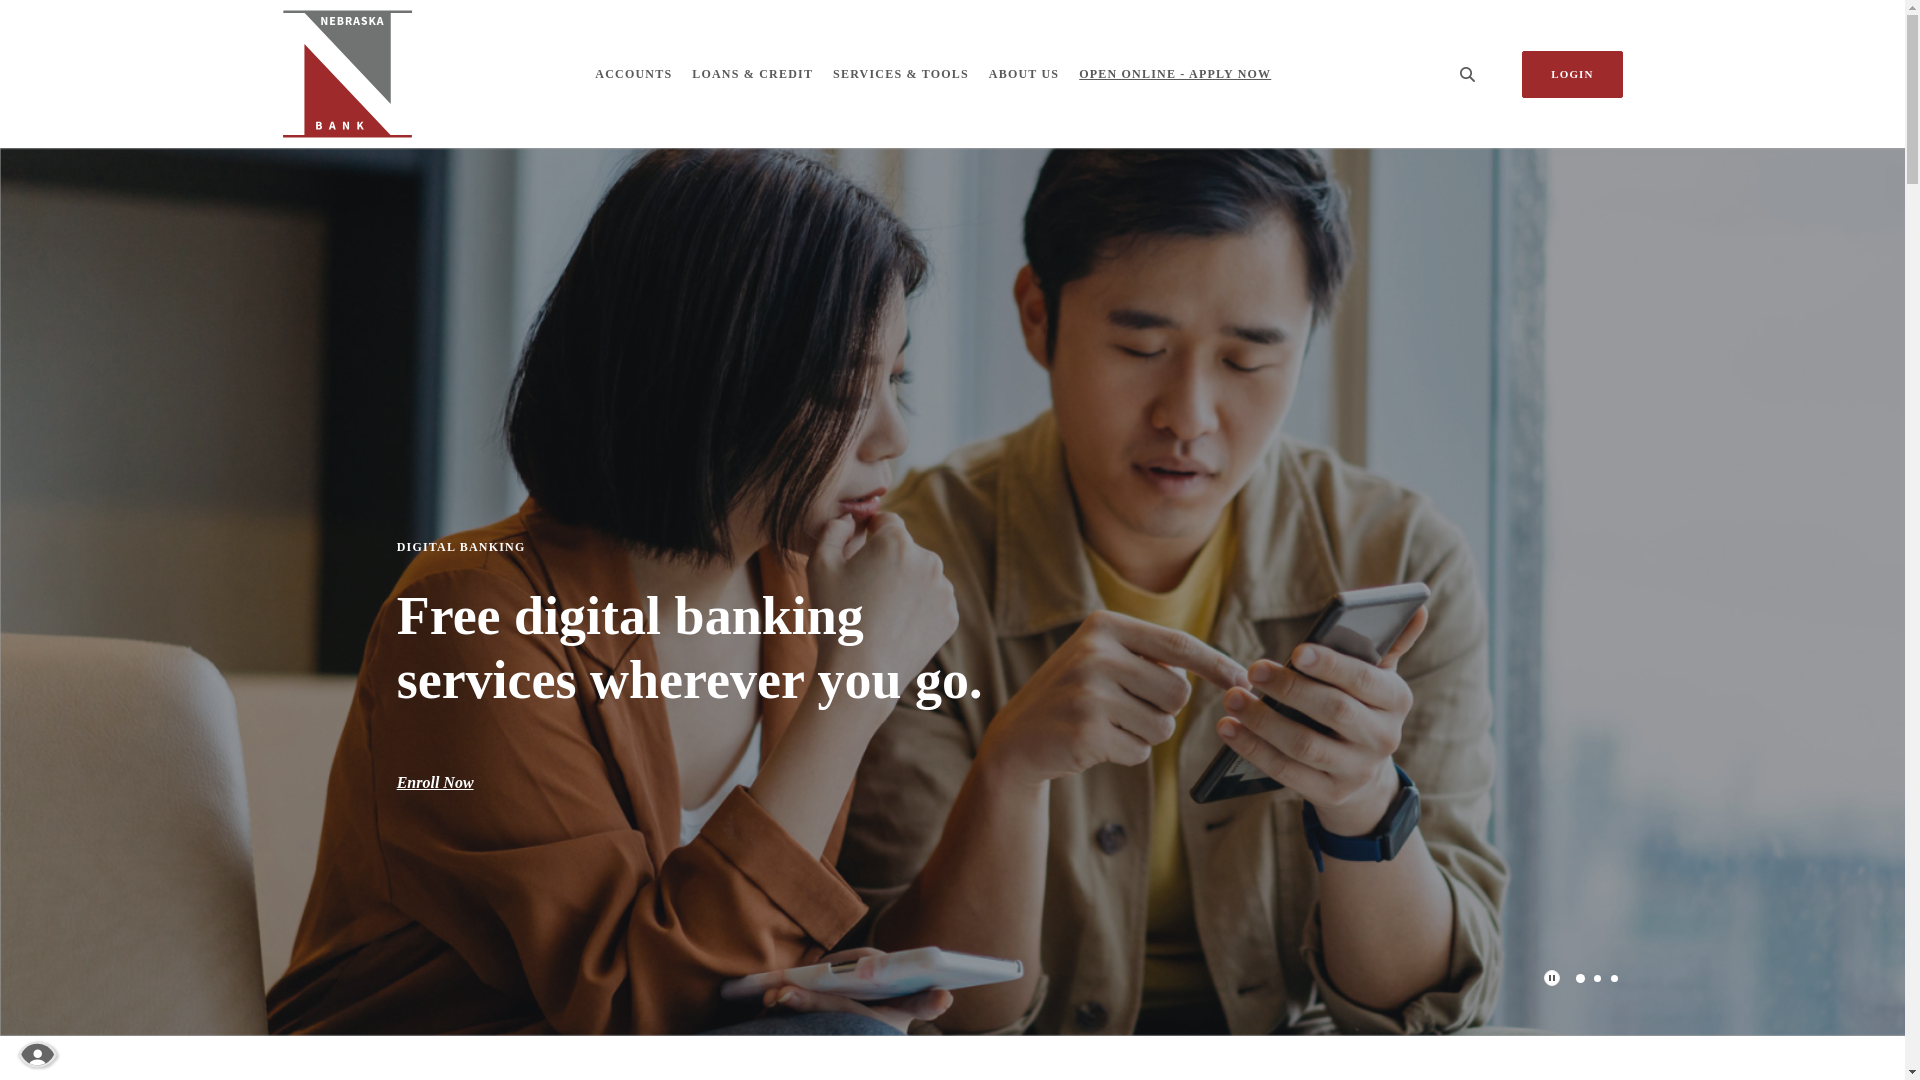 The height and width of the screenshot is (1080, 1920). I want to click on '3', so click(1613, 977).